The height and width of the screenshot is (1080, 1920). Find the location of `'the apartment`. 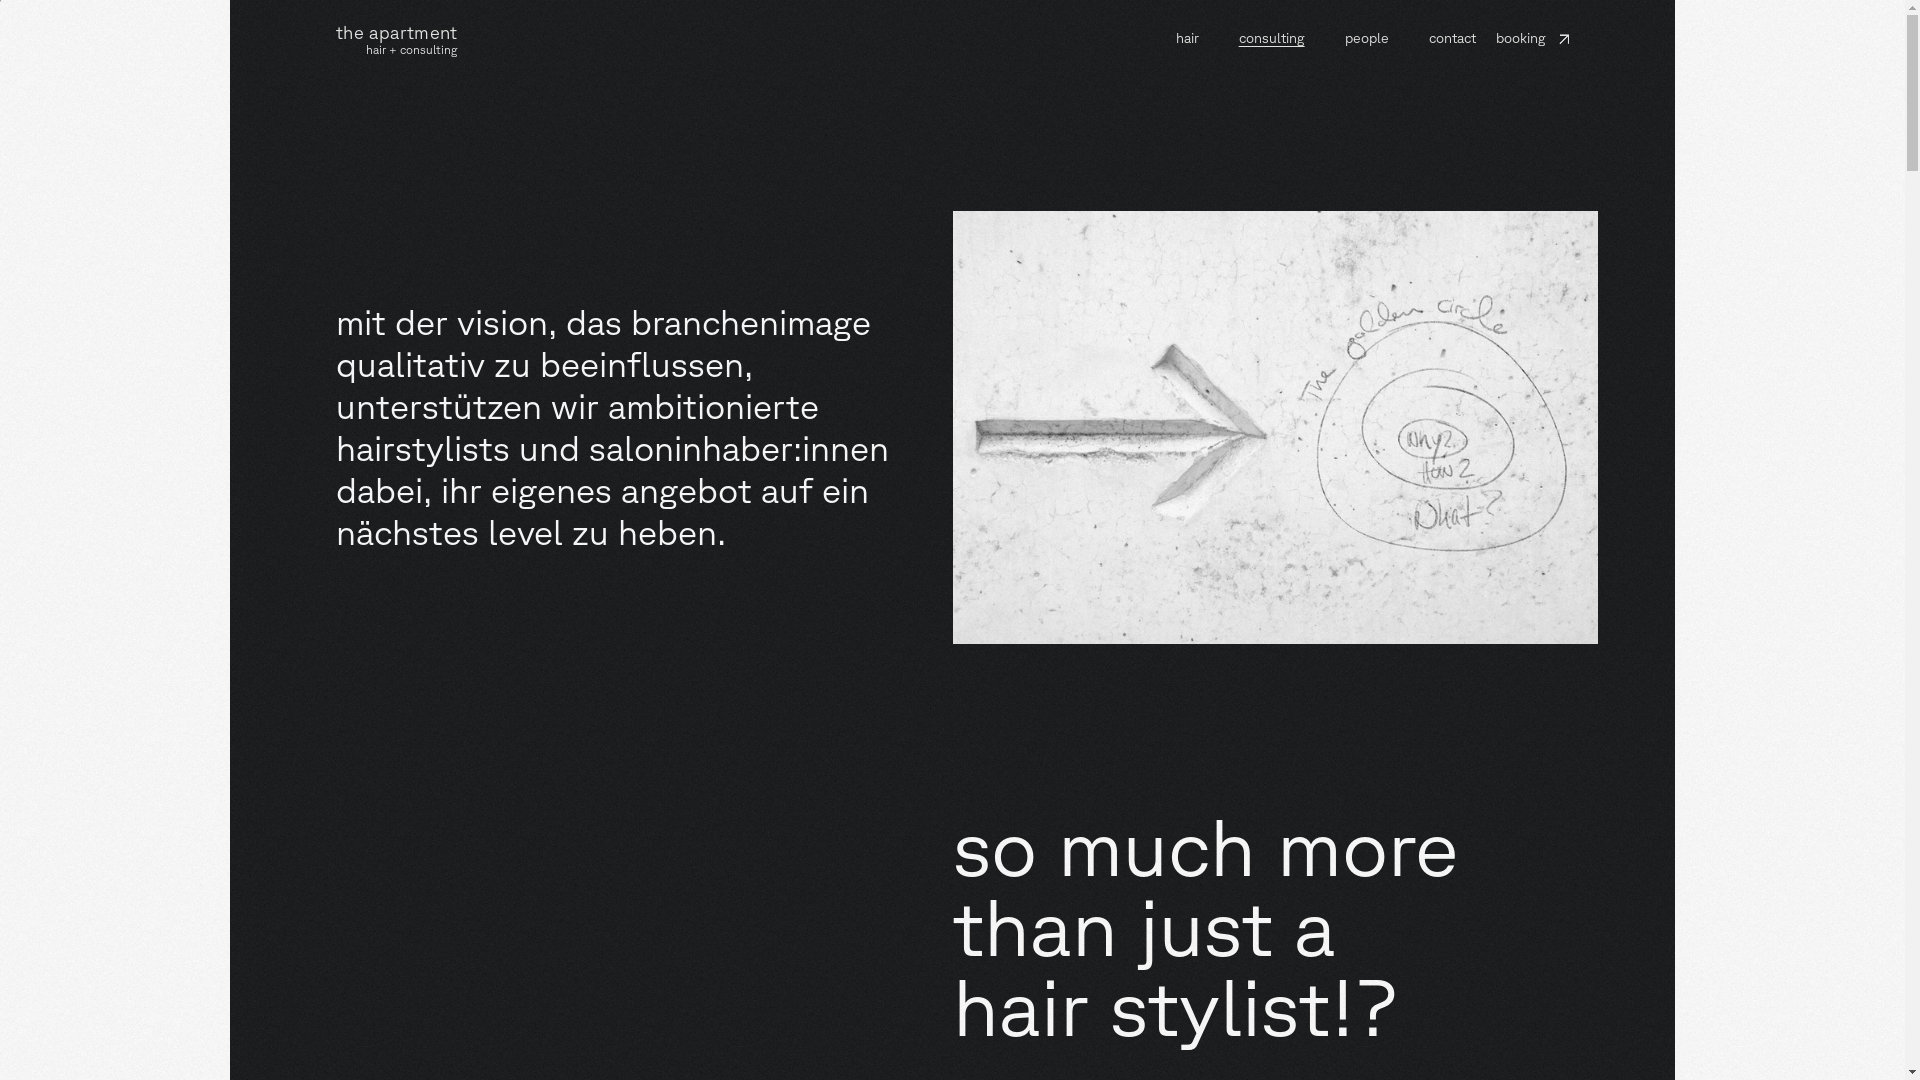

'the apartment is located at coordinates (336, 38).